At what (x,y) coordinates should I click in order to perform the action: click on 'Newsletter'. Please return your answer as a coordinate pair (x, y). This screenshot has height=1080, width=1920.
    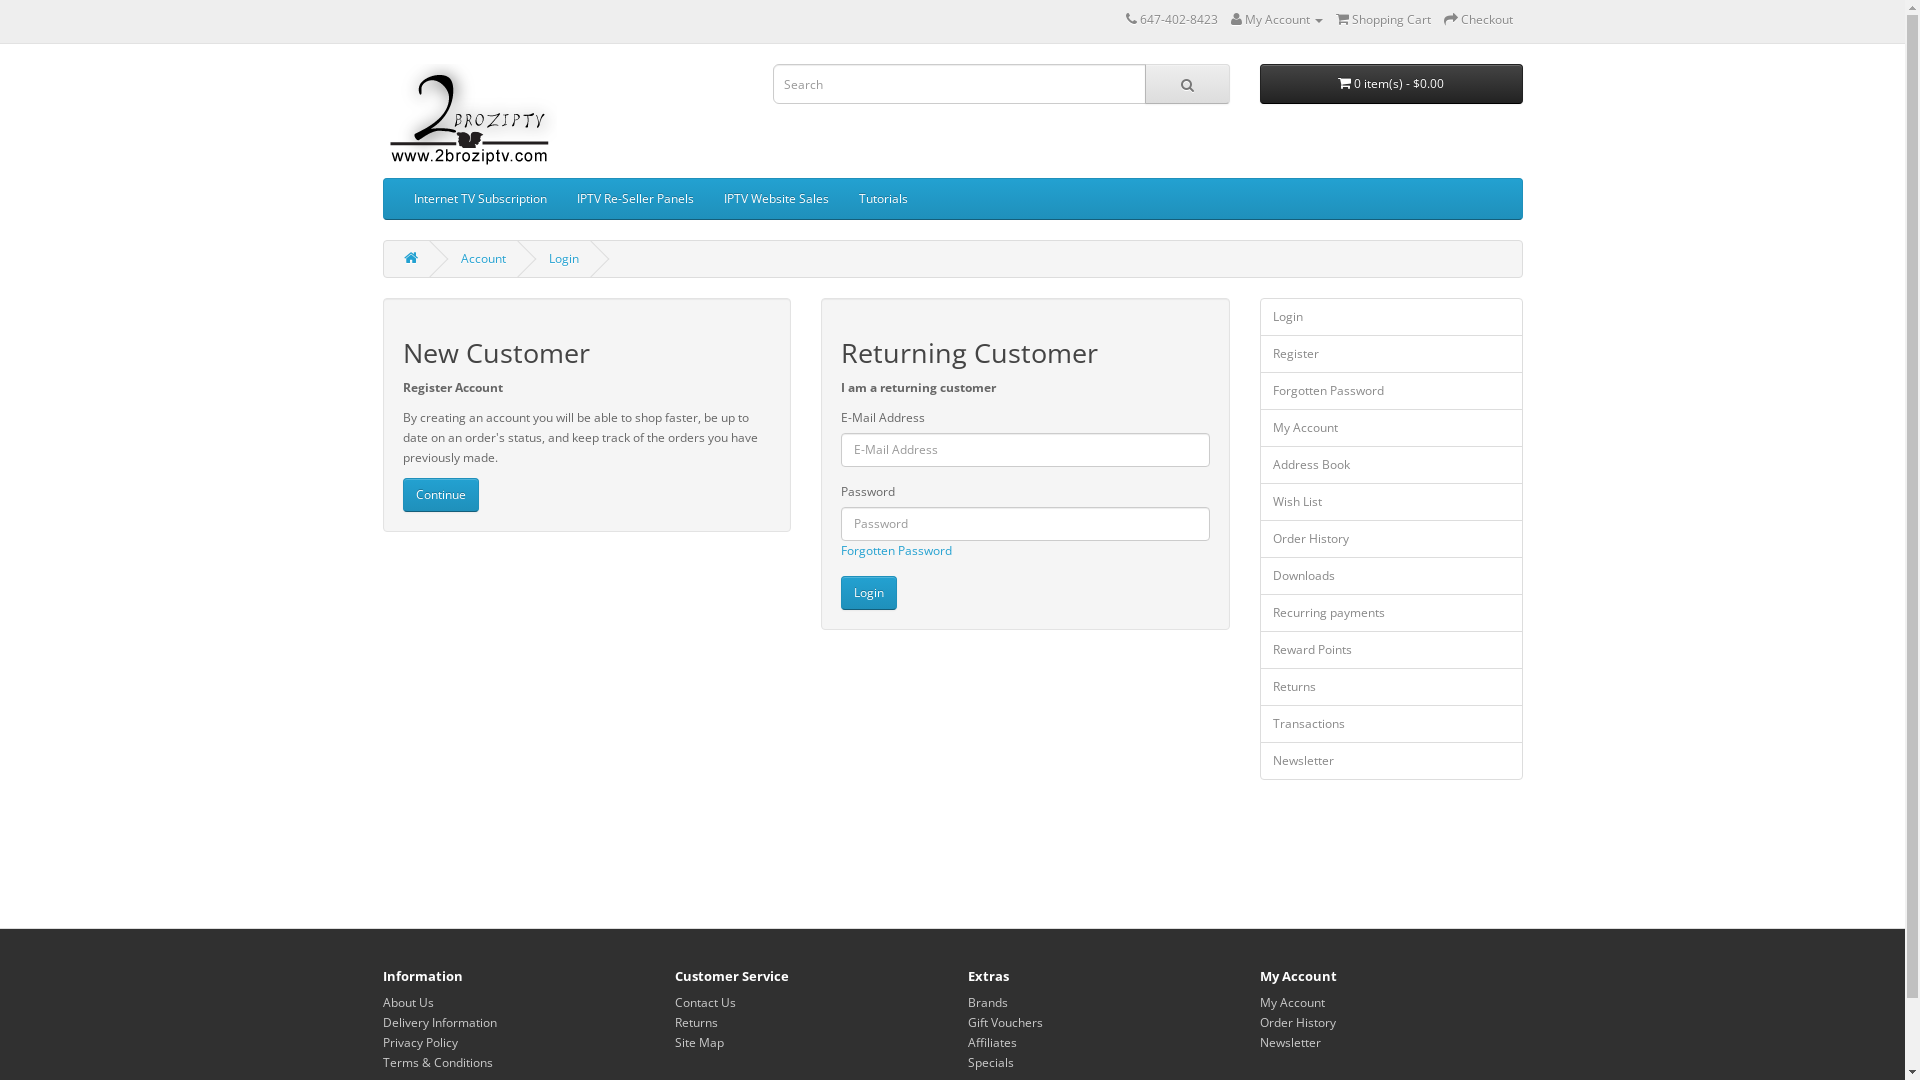
    Looking at the image, I should click on (1390, 760).